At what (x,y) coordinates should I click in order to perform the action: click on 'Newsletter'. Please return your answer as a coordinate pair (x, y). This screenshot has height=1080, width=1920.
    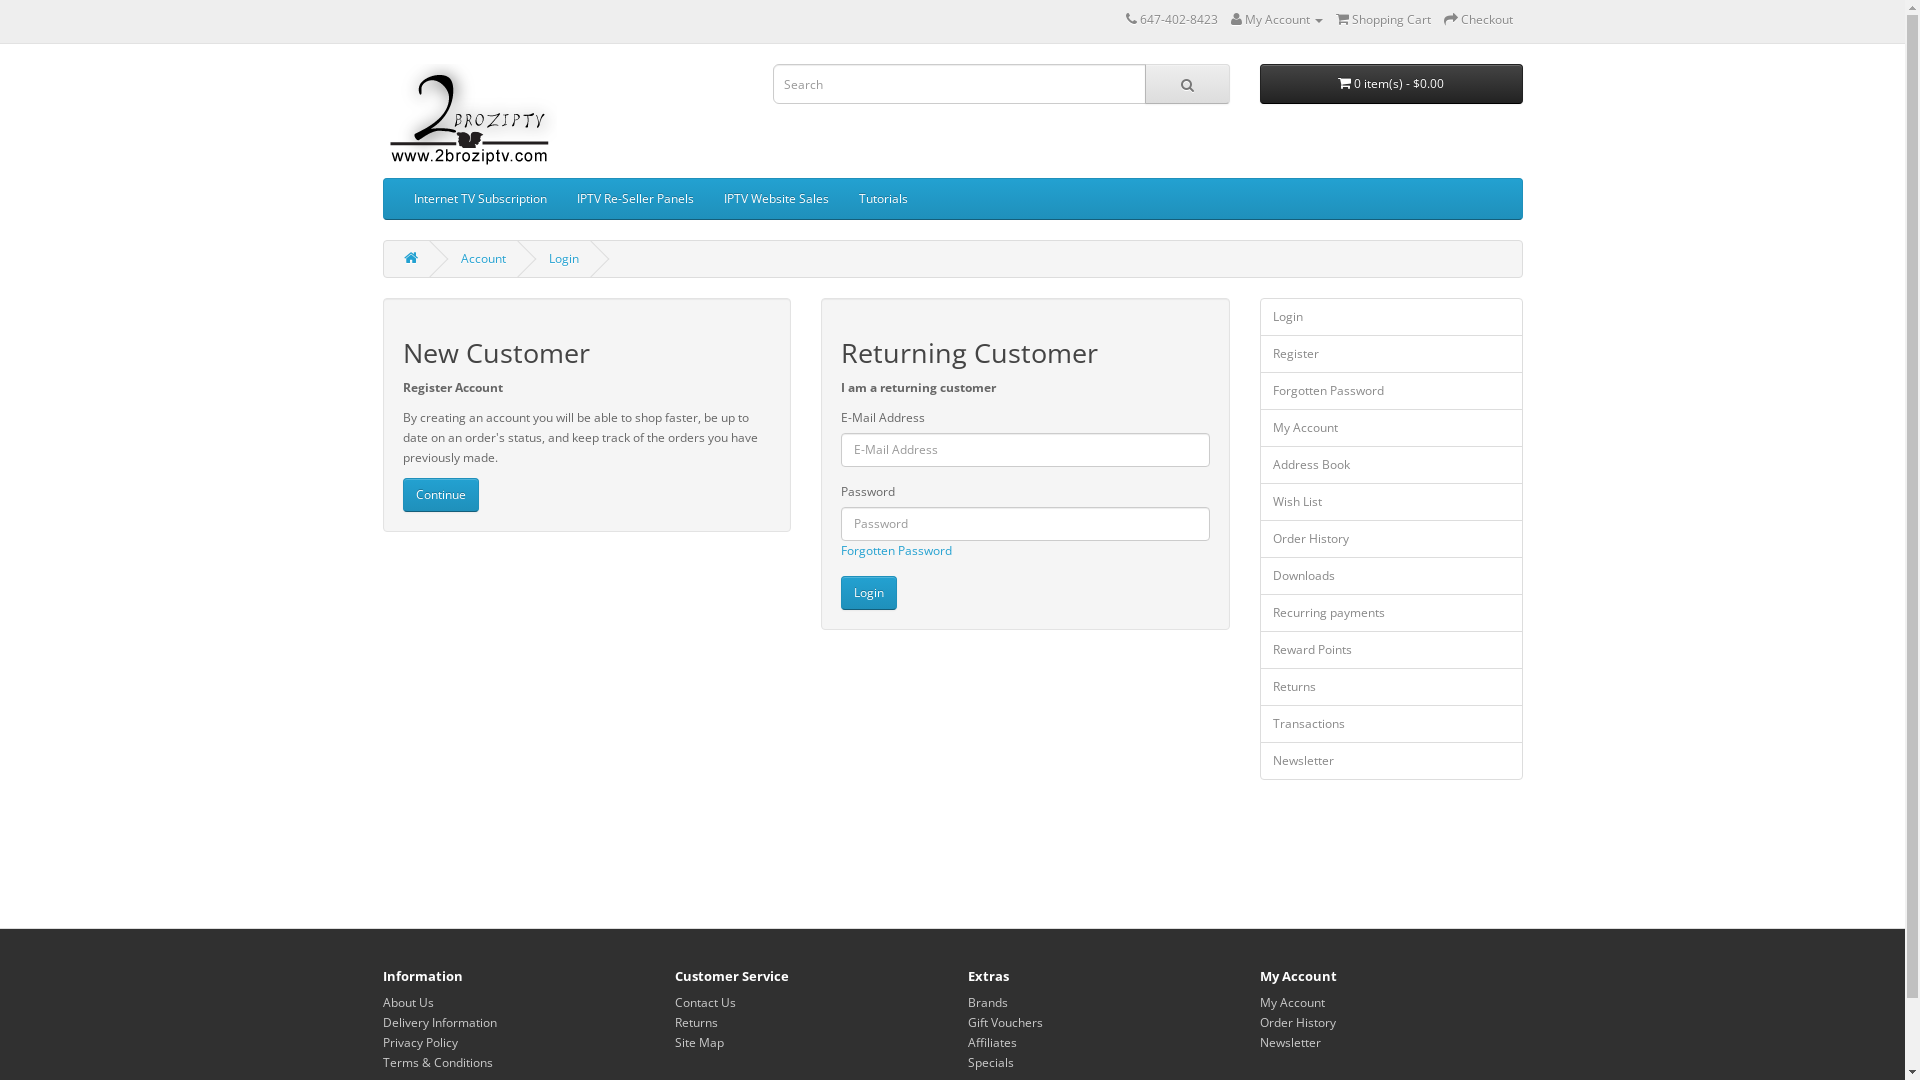
    Looking at the image, I should click on (1390, 760).